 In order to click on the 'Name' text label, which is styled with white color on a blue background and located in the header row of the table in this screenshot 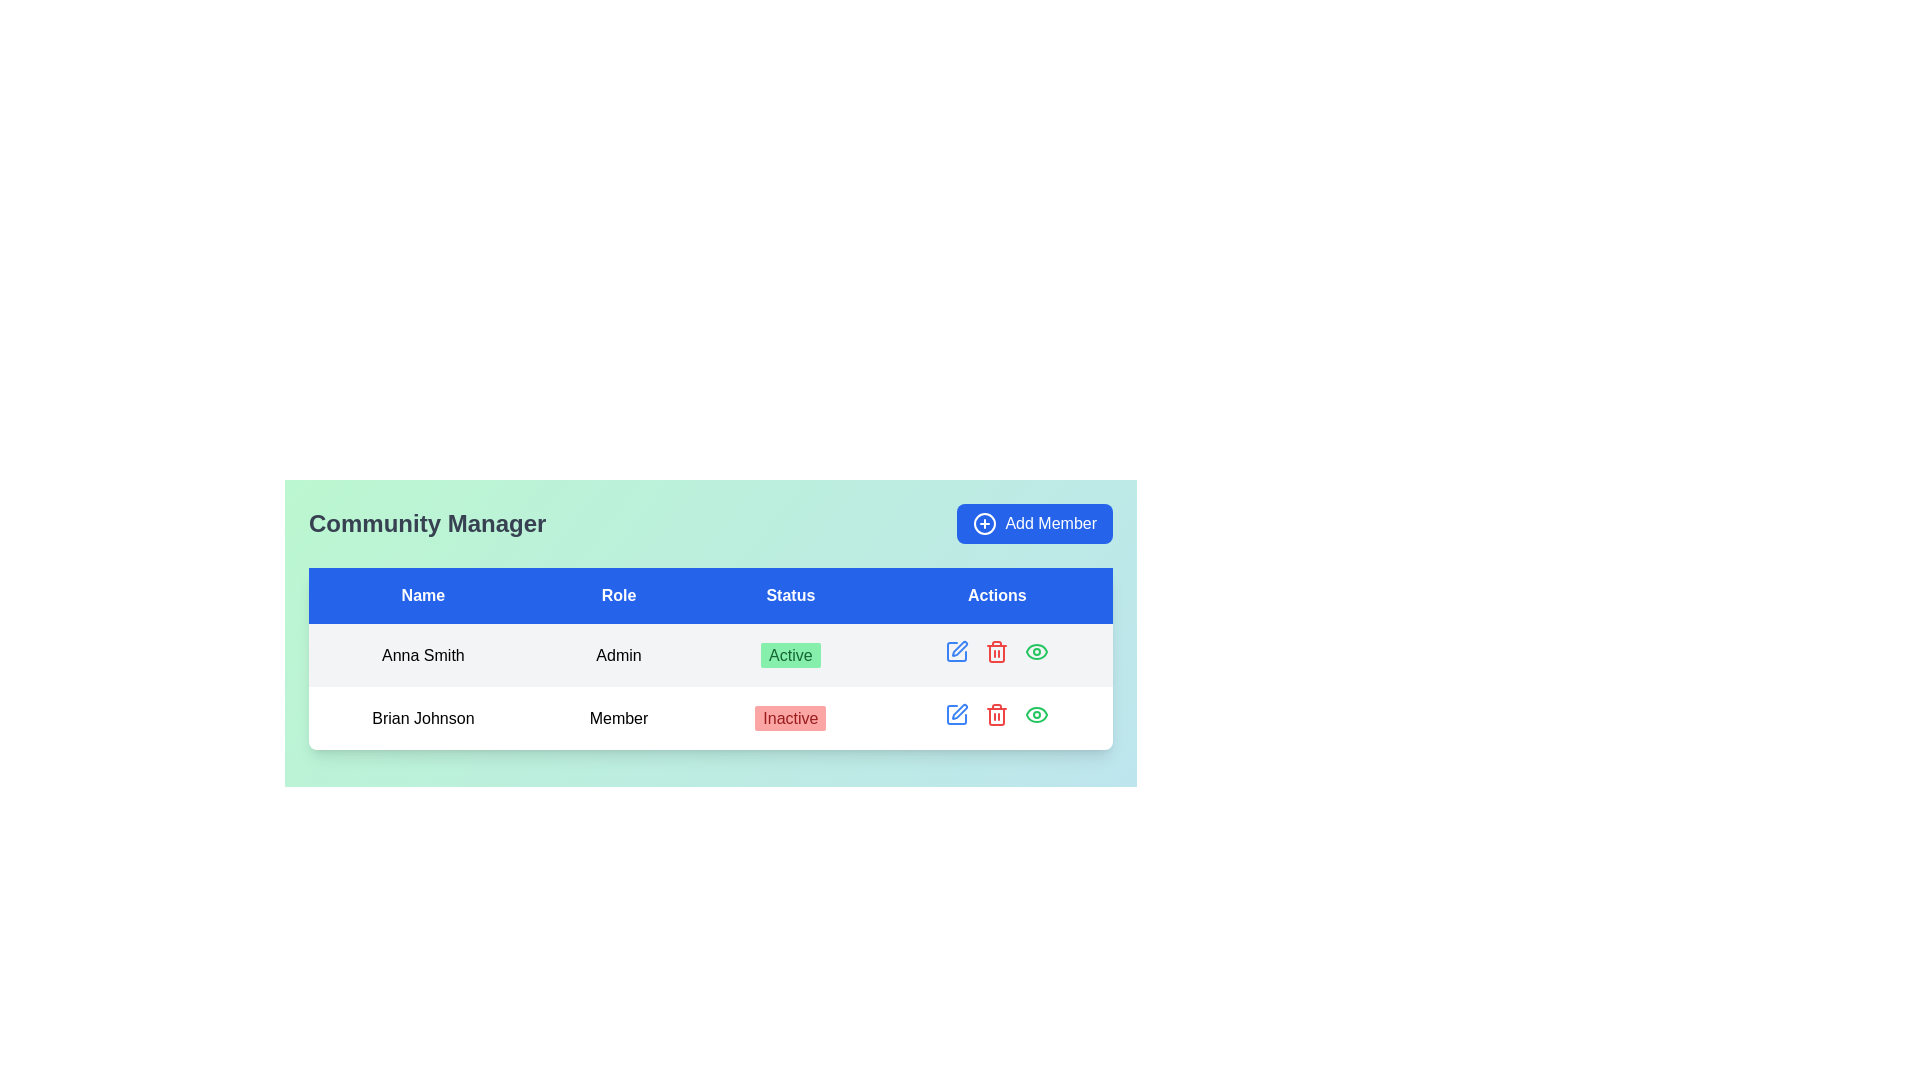, I will do `click(422, 595)`.